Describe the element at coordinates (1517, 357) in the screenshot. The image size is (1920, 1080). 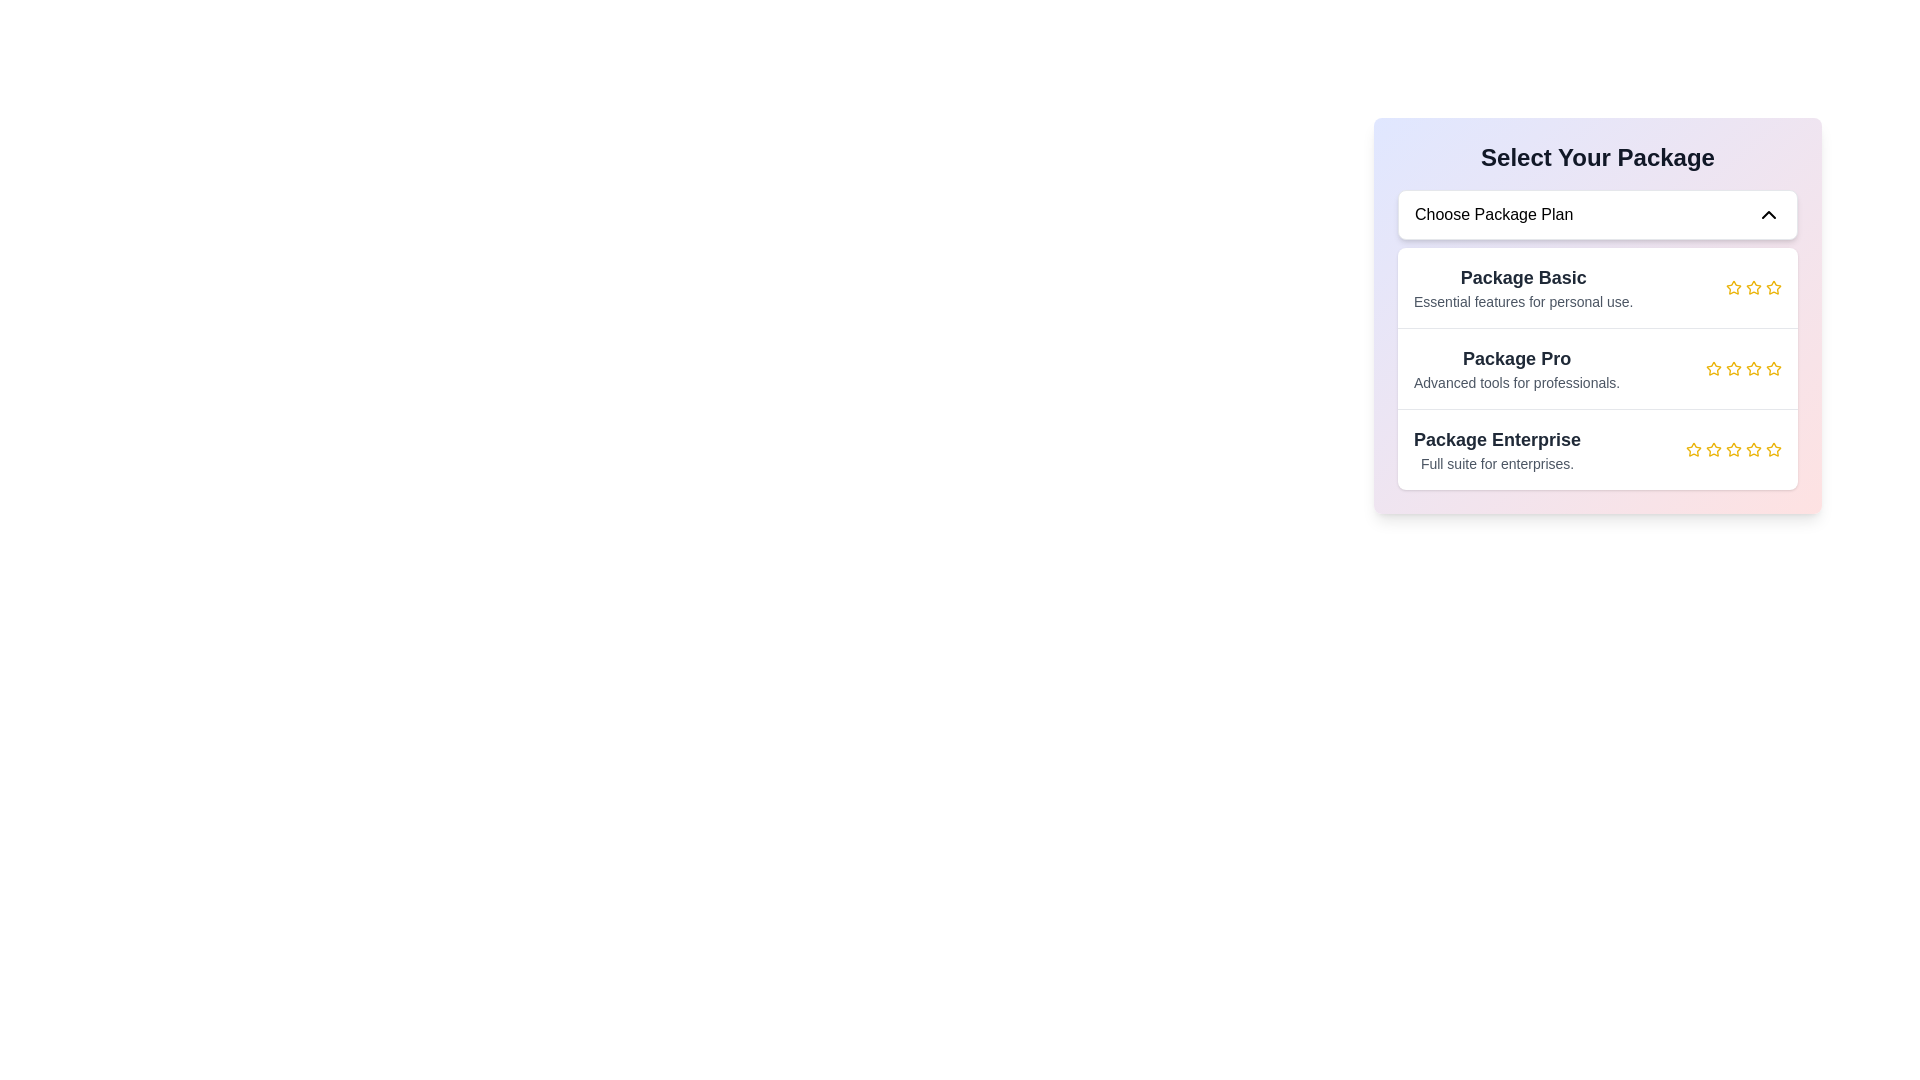
I see `the 'Package Pro' text label, which is styled in bold and larger font, located in the second section of the package options, above 'Advanced tools for professionals' and below 'Package Basic'` at that location.